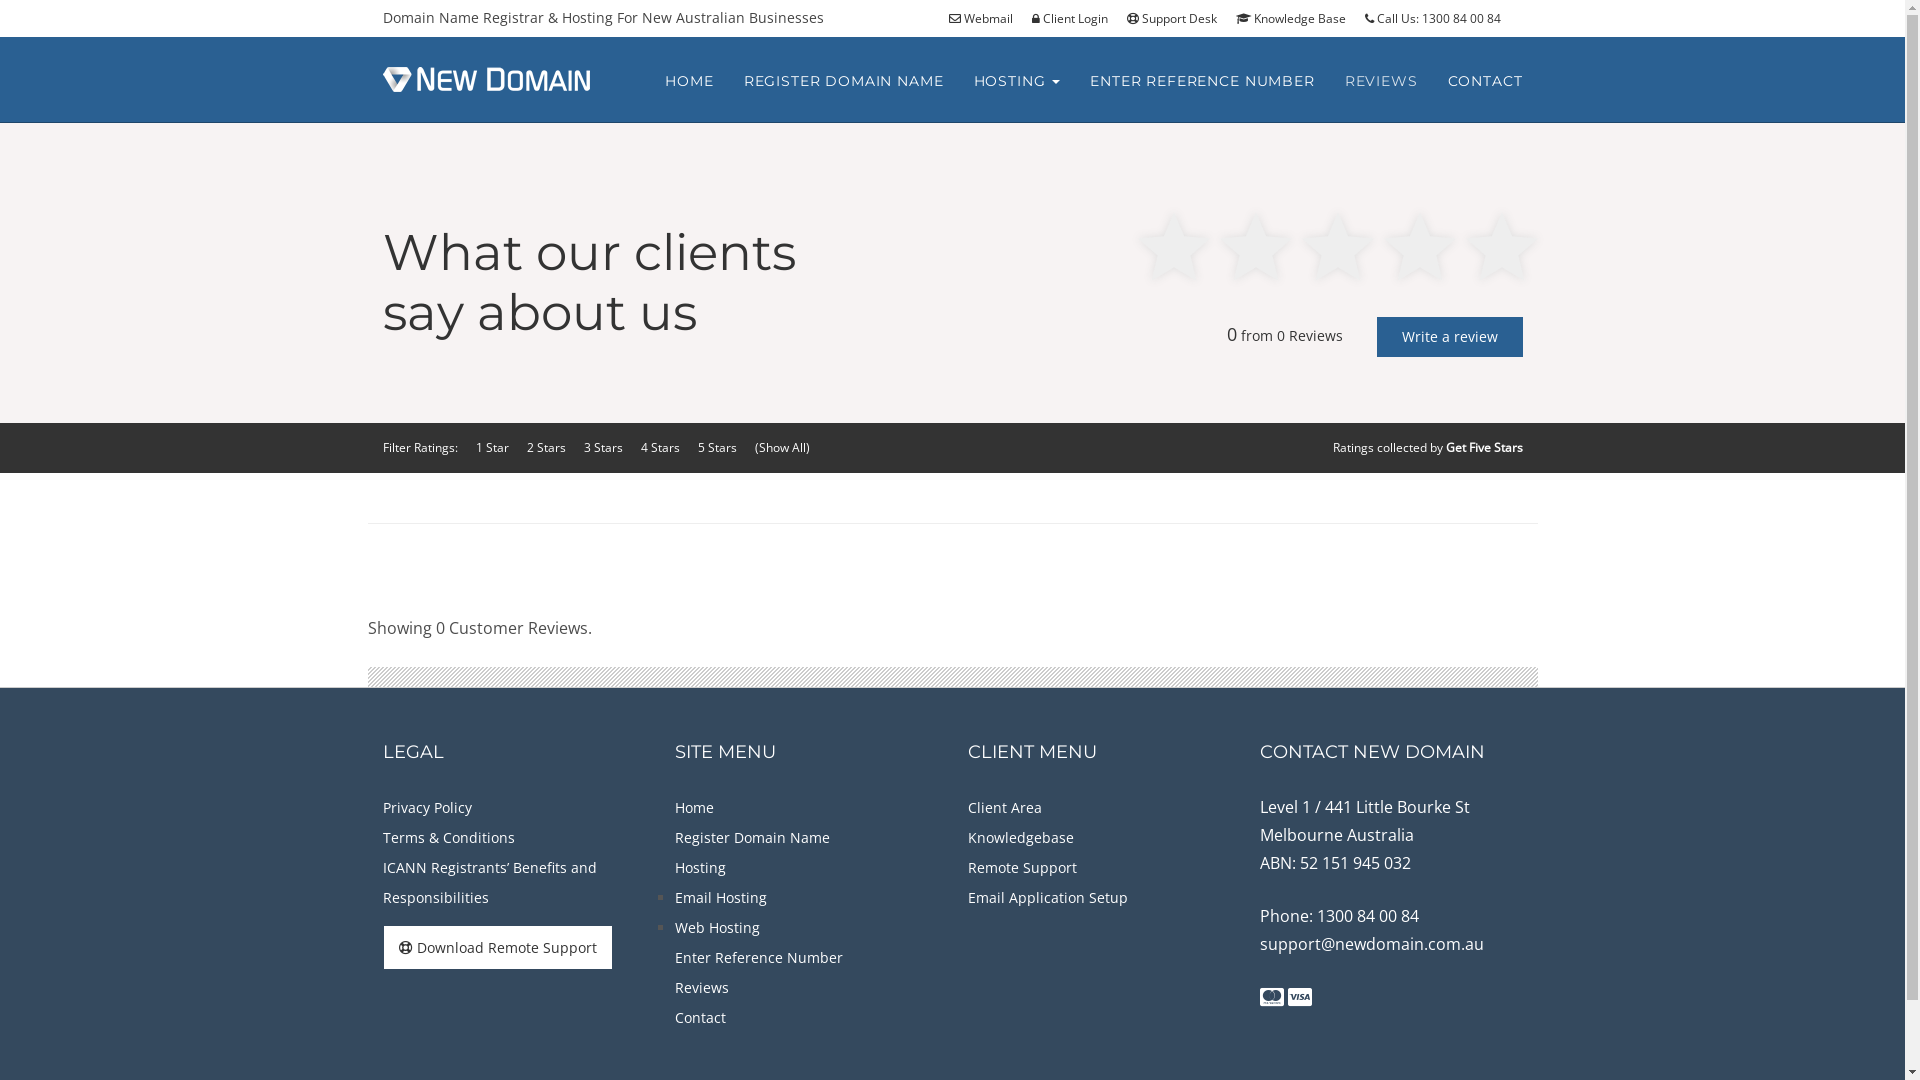 The image size is (1920, 1080). Describe the element at coordinates (1076, 18) in the screenshot. I see `'Client Login'` at that location.